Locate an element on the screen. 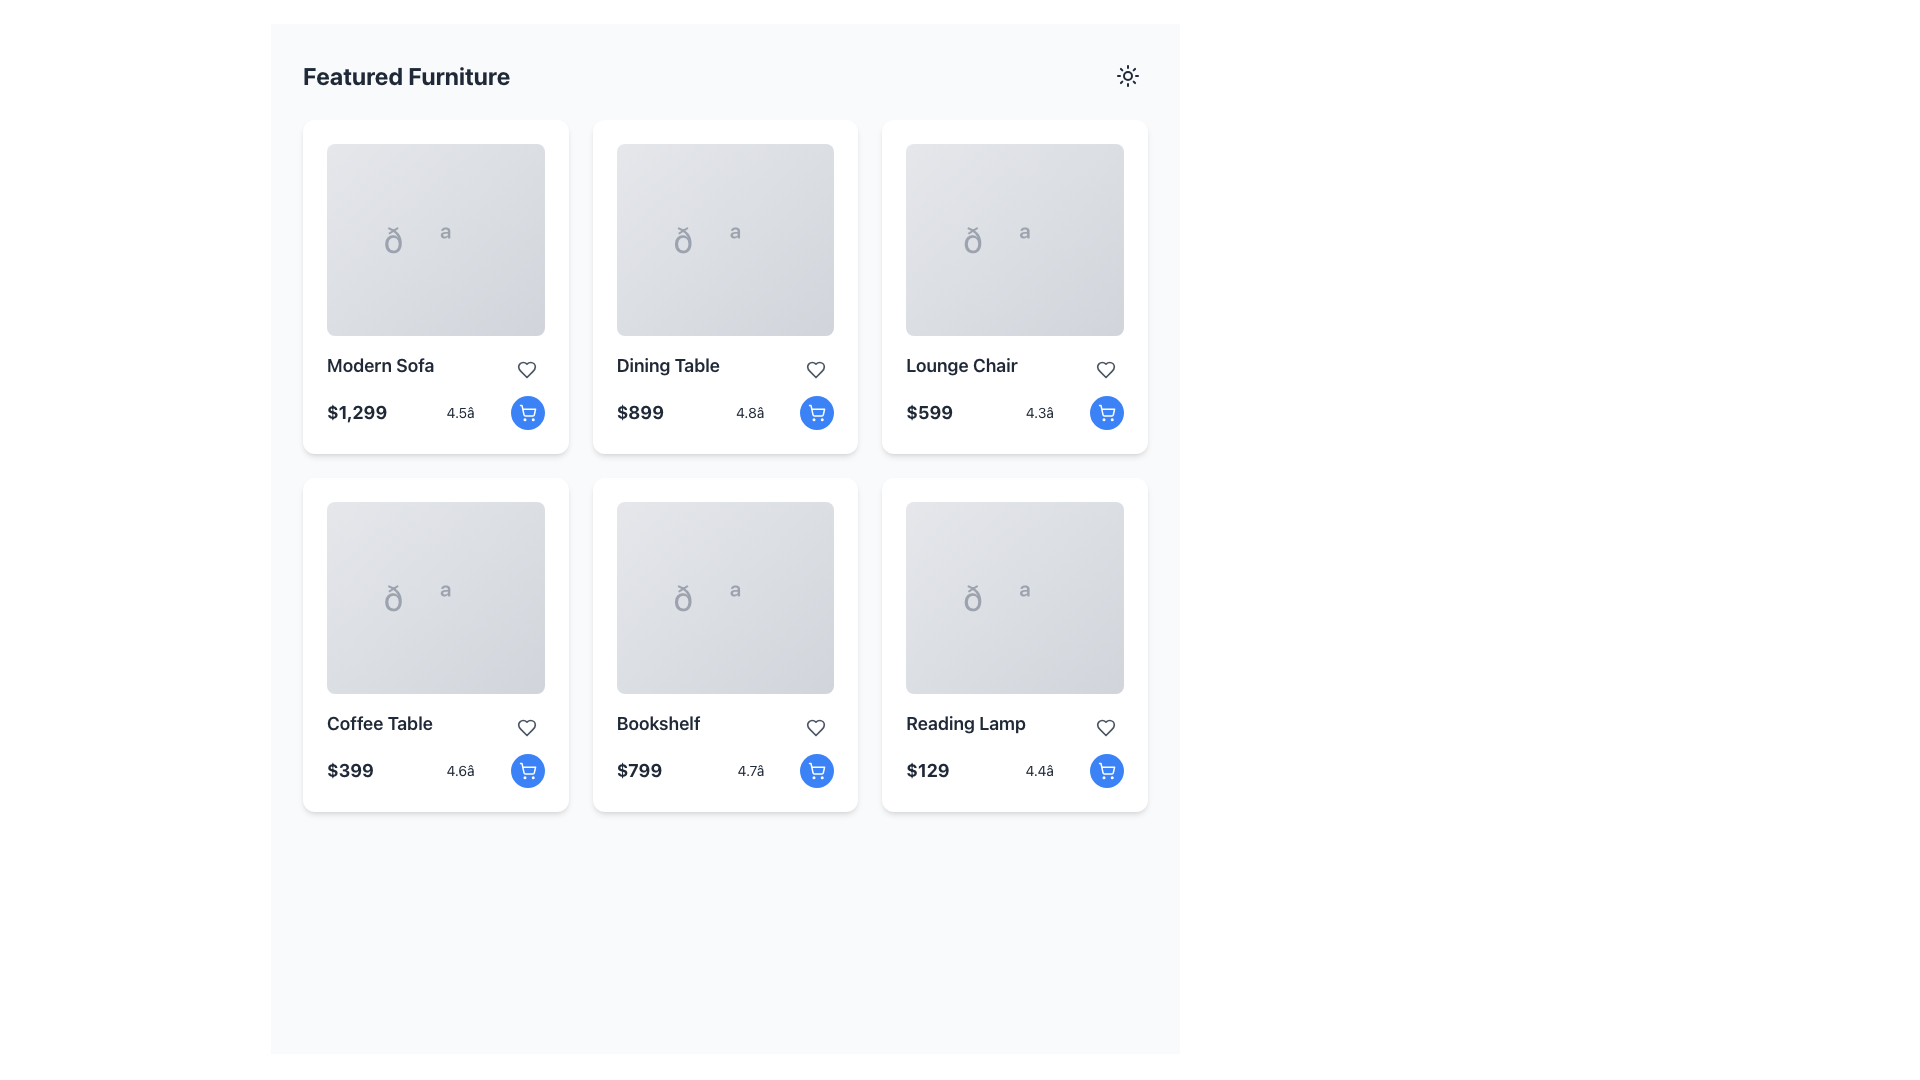  the interactive overlay present on the image placeholder in the third card of the top row, which features a gradient background and a chair icon is located at coordinates (1015, 238).